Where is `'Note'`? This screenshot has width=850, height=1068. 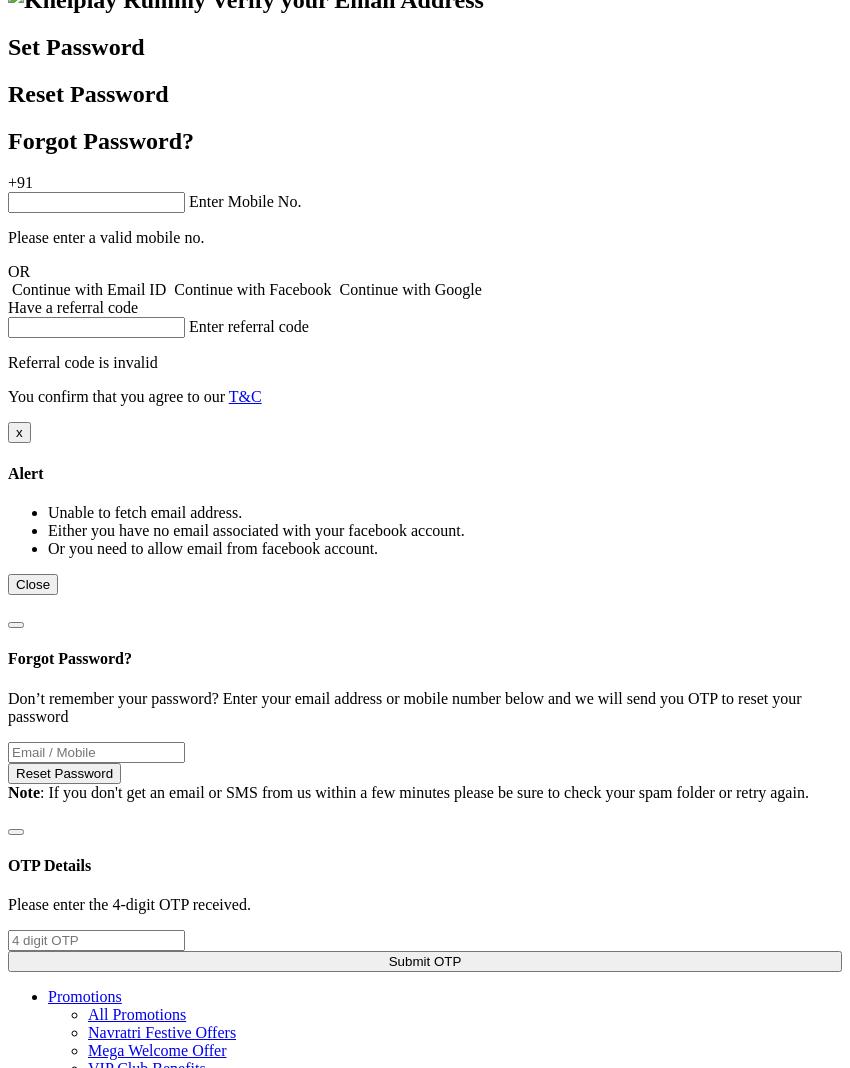
'Note' is located at coordinates (22, 791).